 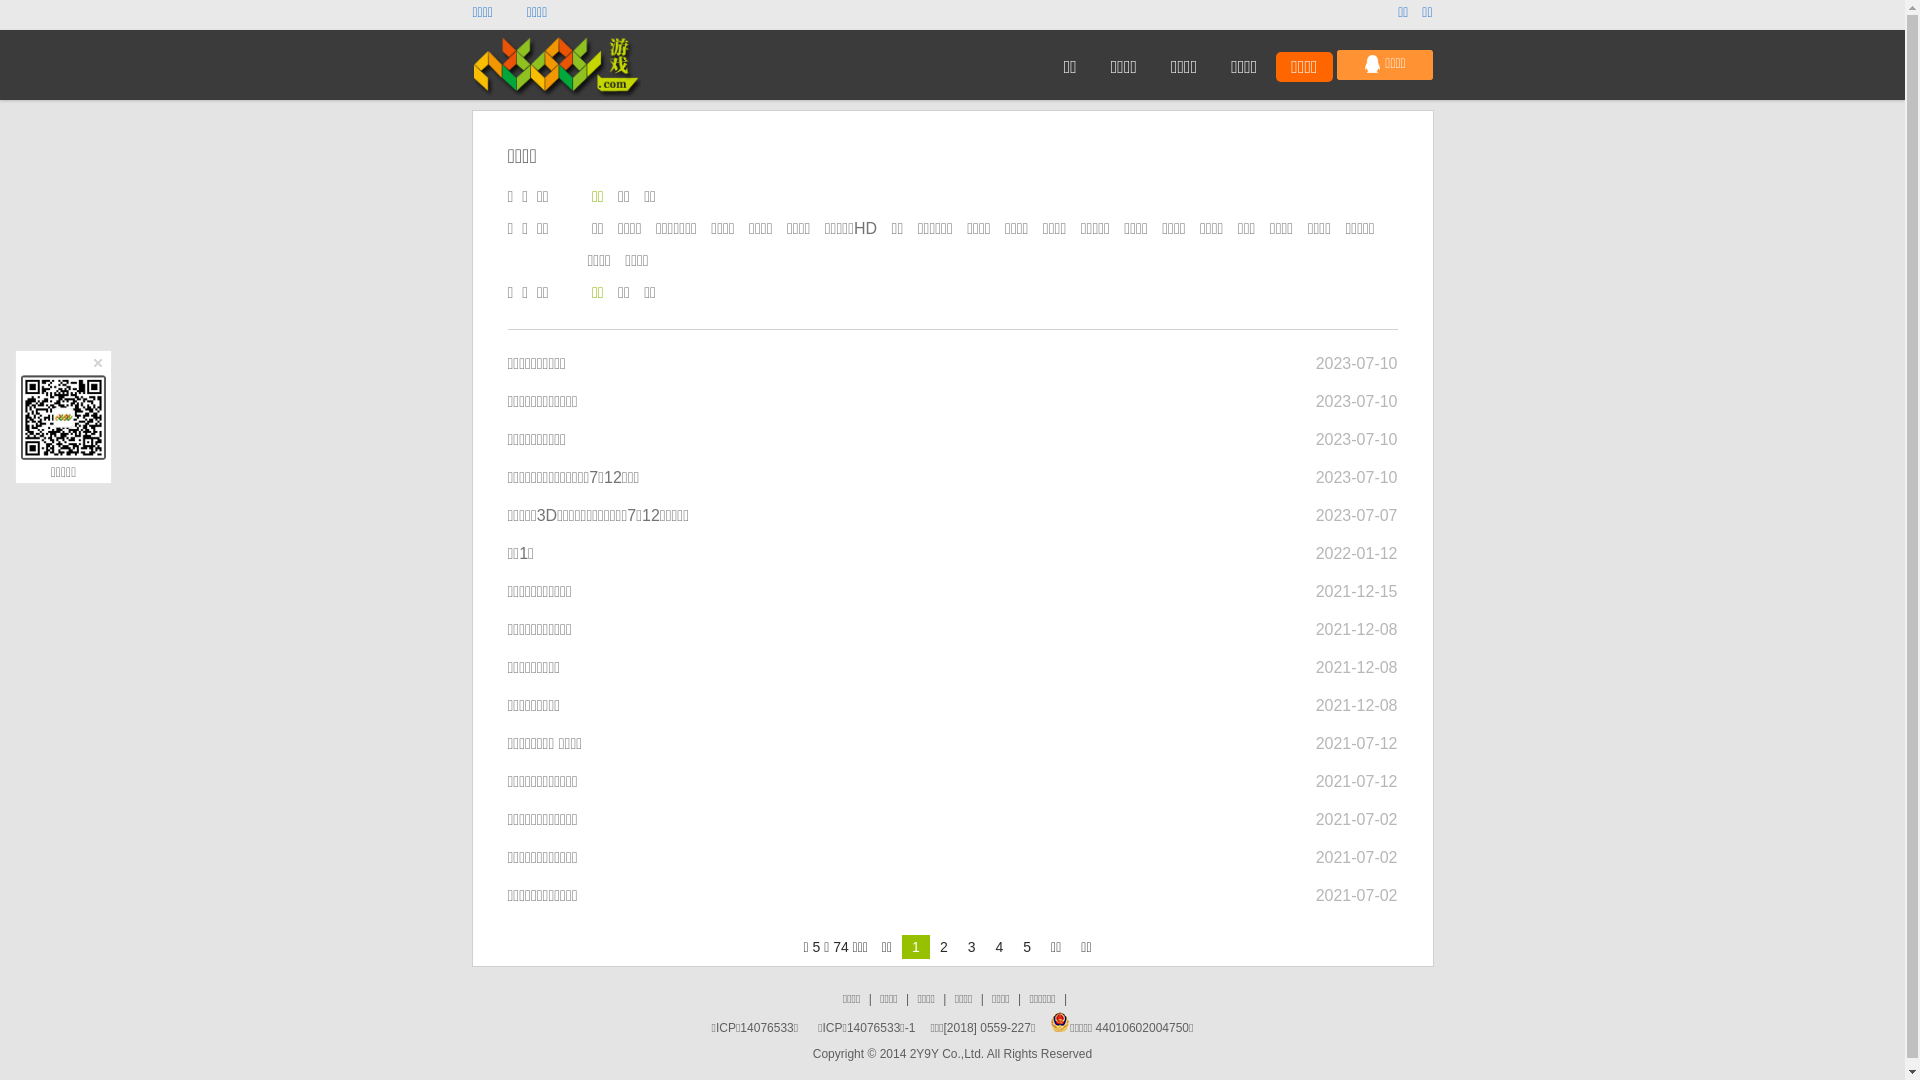 What do you see at coordinates (943, 946) in the screenshot?
I see `'2'` at bounding box center [943, 946].